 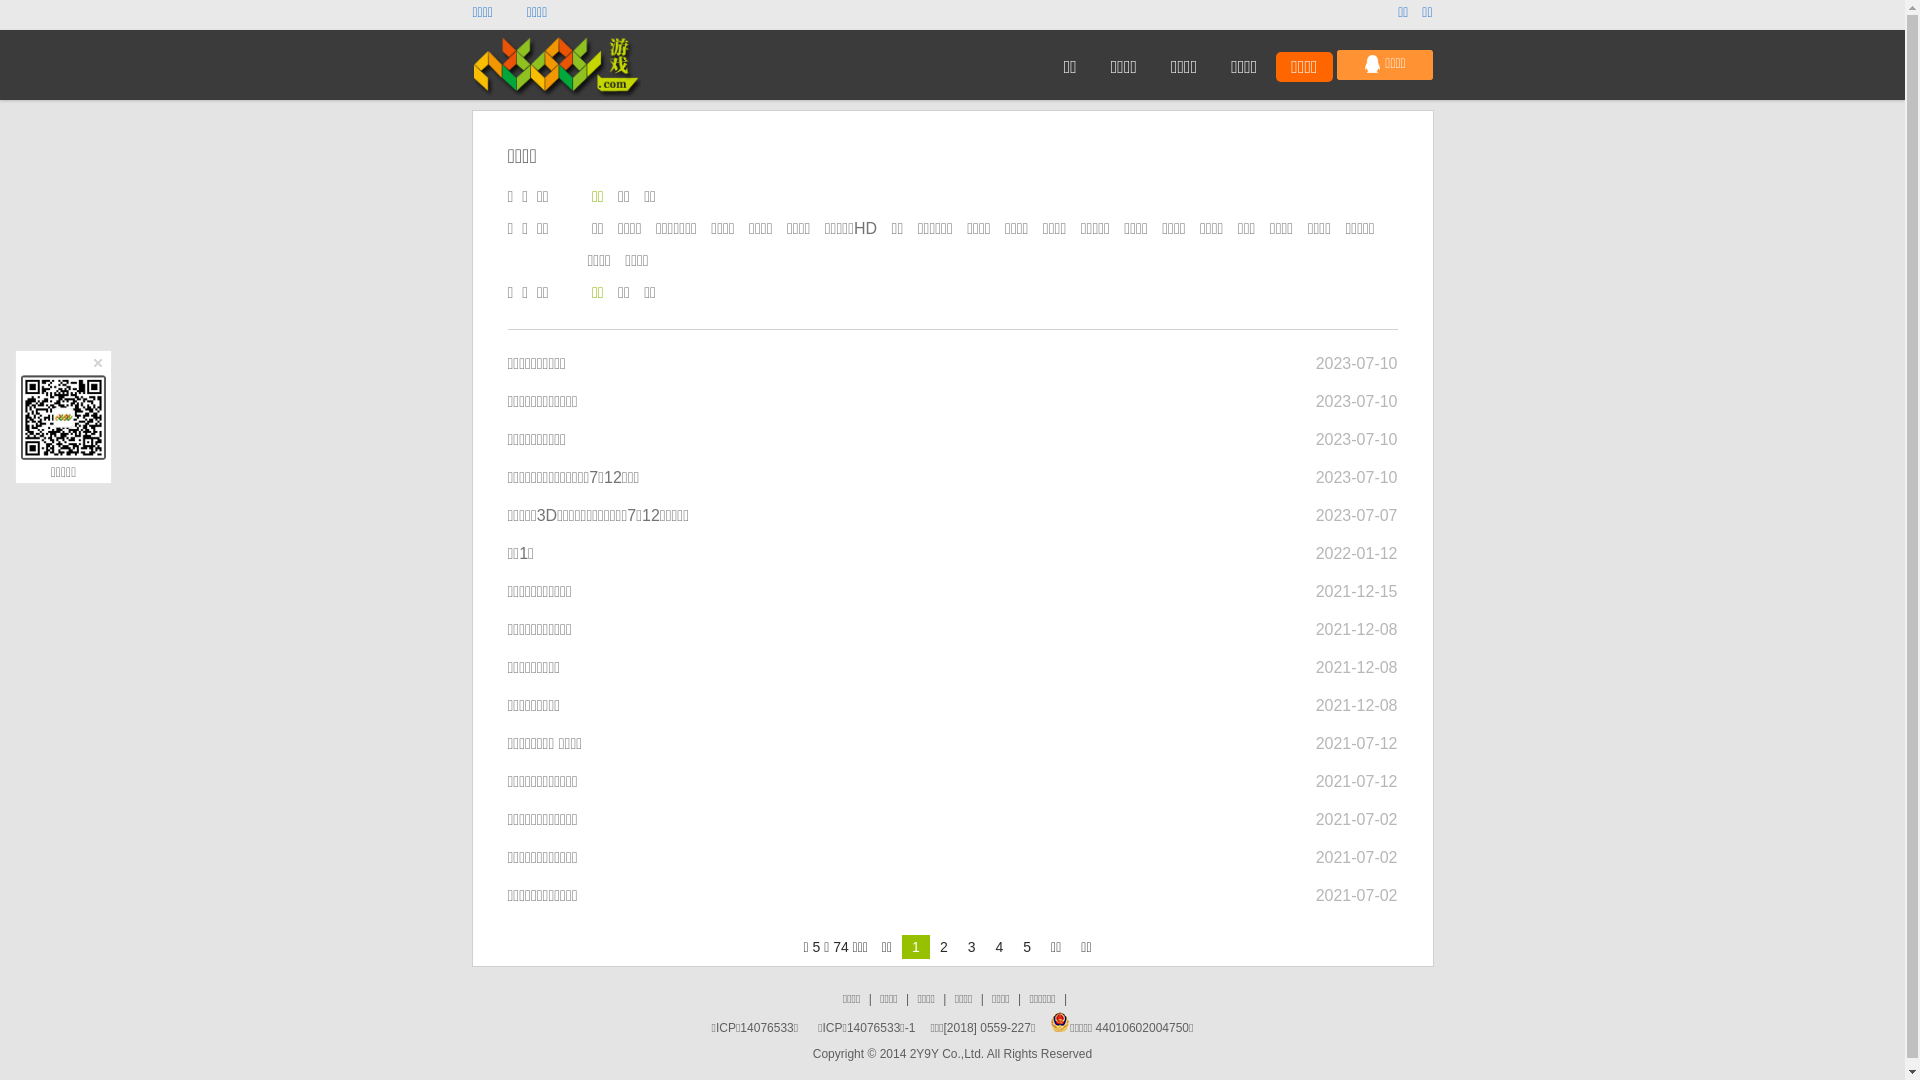 What do you see at coordinates (943, 946) in the screenshot?
I see `'2'` at bounding box center [943, 946].